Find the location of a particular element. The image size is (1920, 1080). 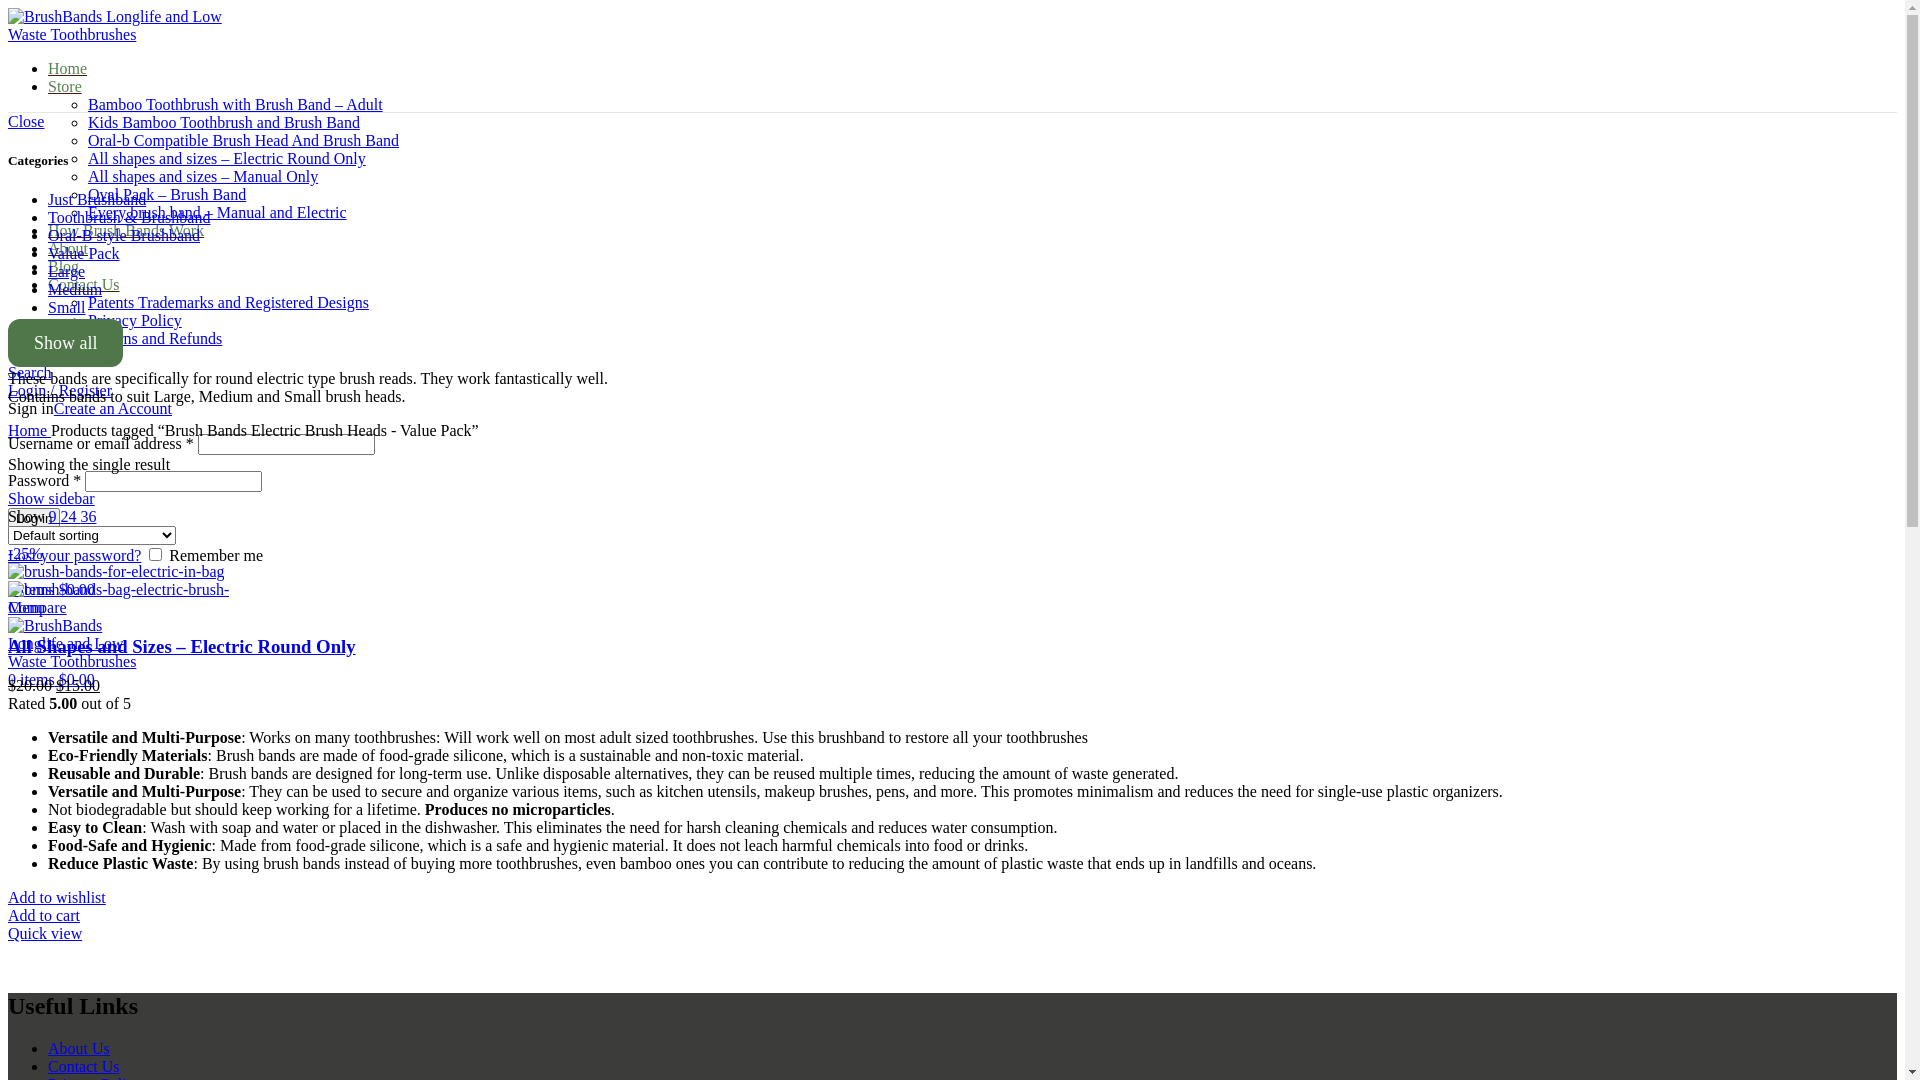

'Add to cart' is located at coordinates (43, 915).